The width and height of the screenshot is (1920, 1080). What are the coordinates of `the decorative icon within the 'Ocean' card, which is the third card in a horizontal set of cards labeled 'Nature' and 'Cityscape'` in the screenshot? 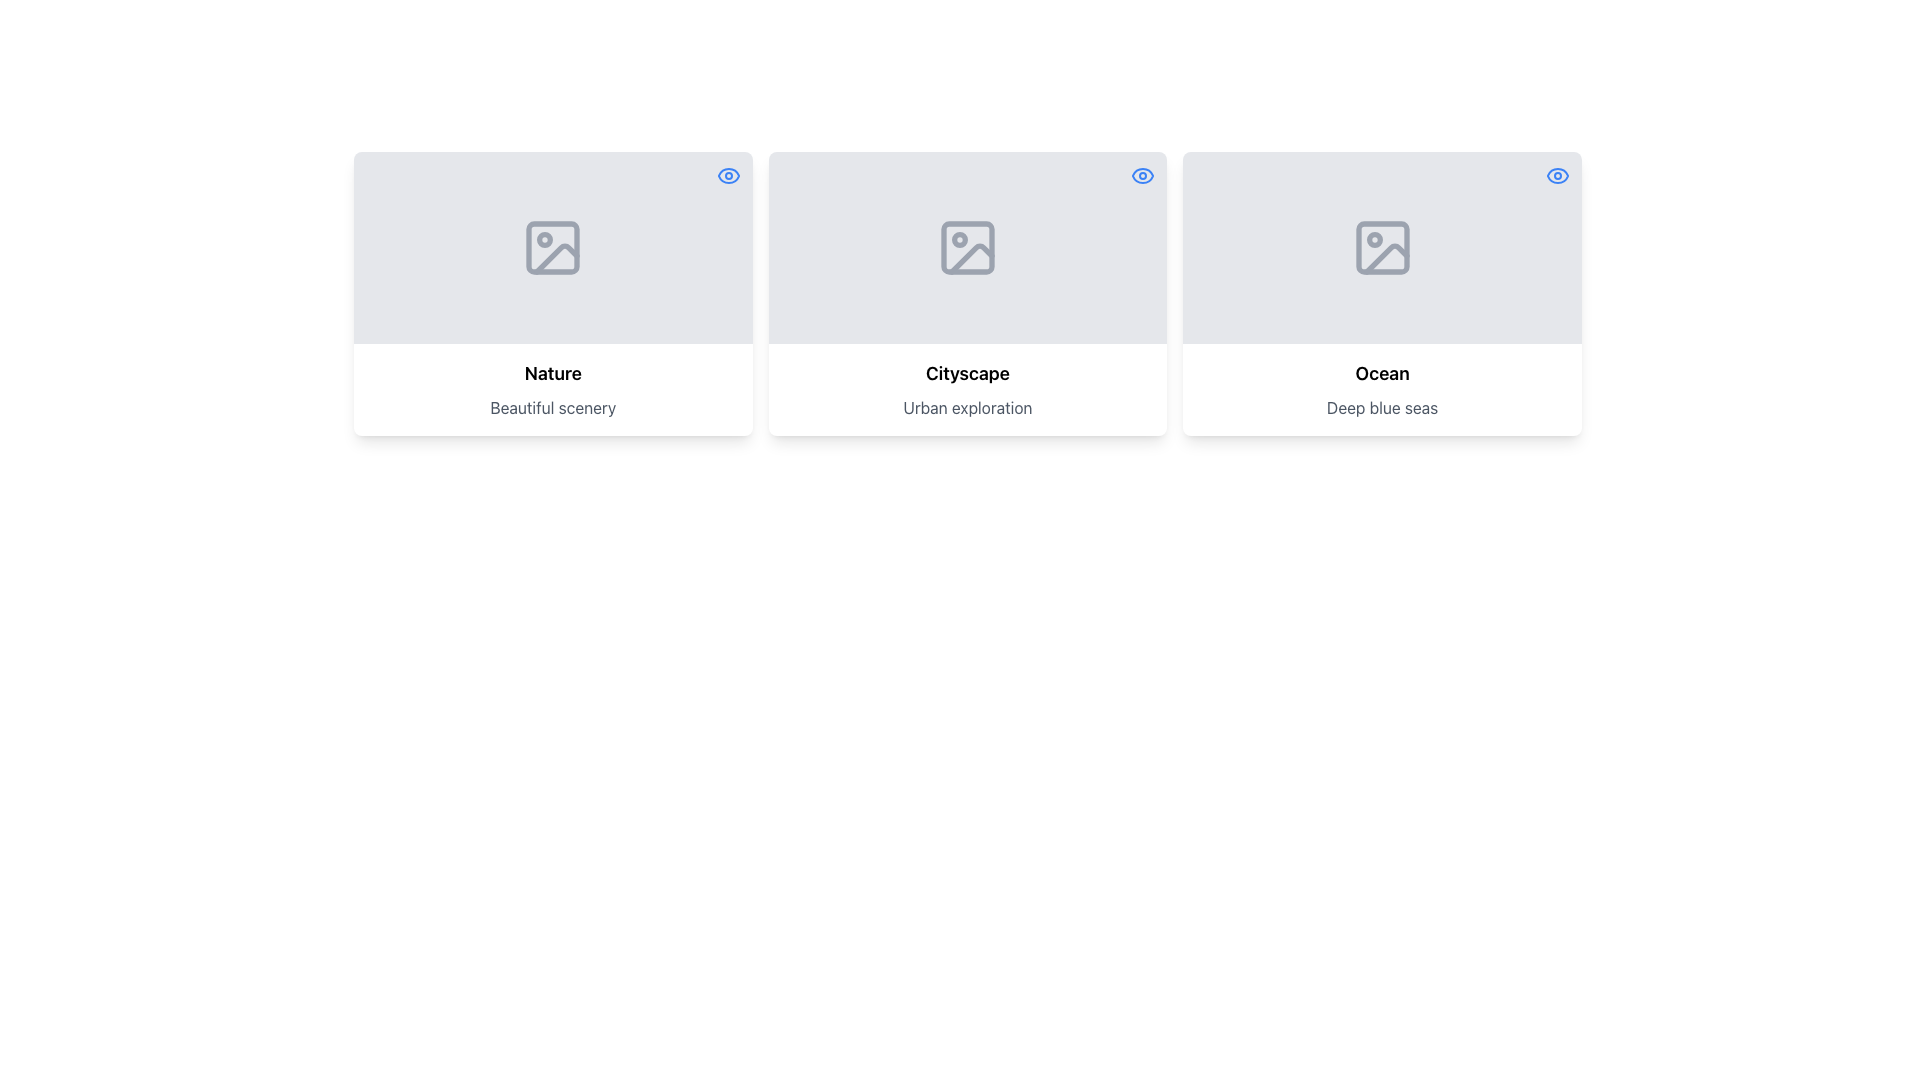 It's located at (1381, 246).